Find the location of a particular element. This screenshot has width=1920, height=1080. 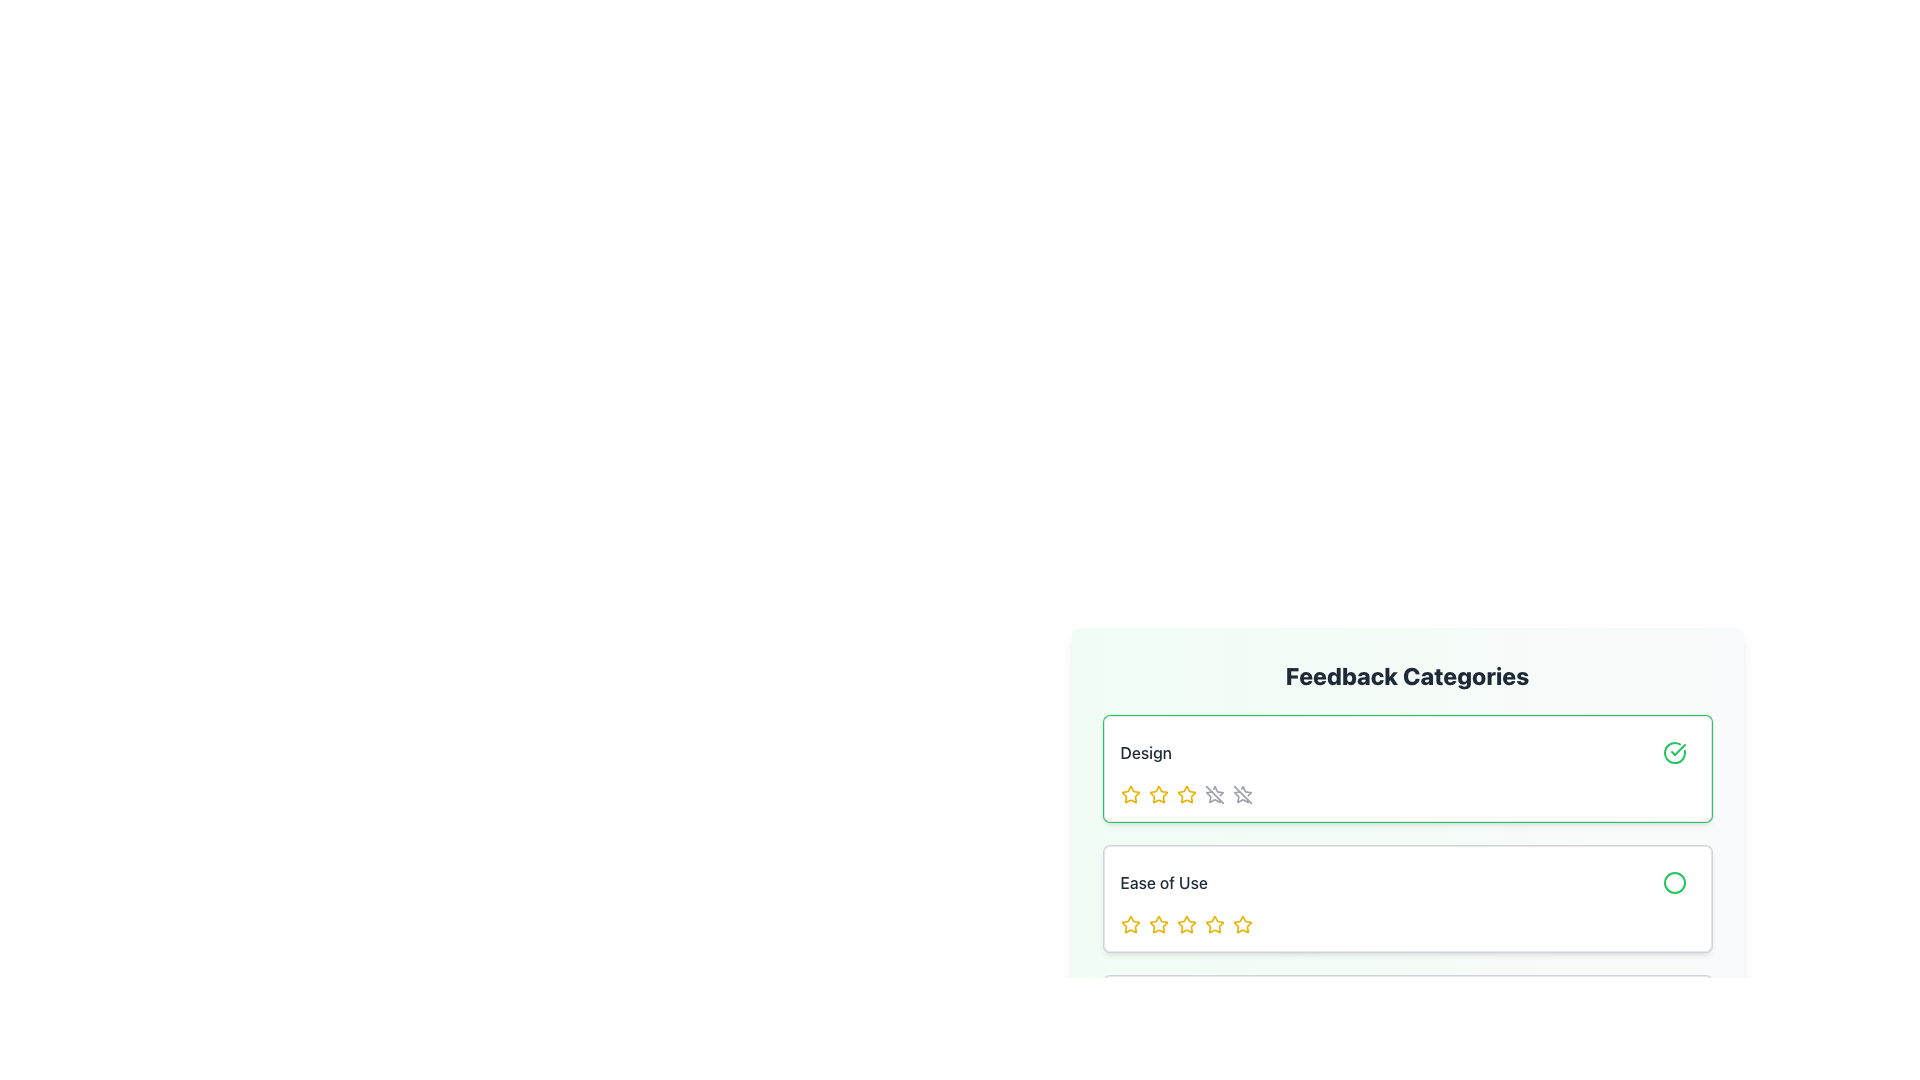

the fifth star icon representing the highest rating in the 'Design' category of the feedback section is located at coordinates (1241, 793).